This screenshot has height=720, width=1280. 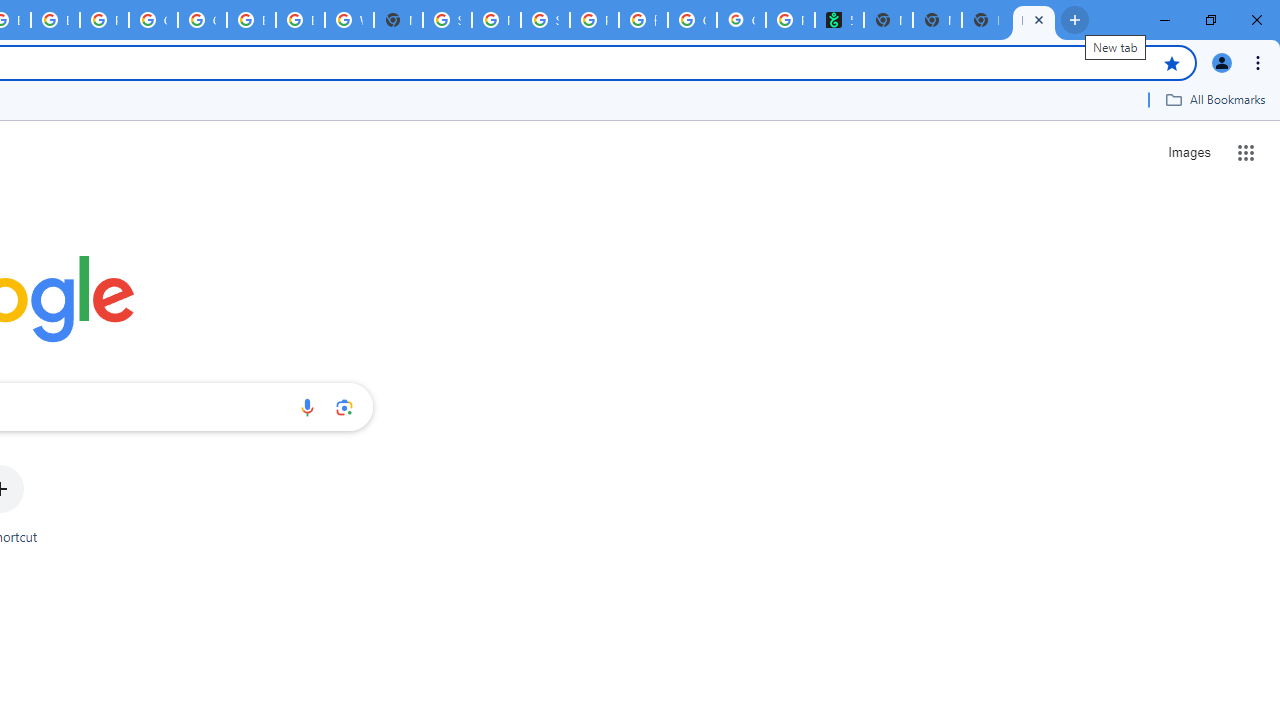 I want to click on 'All Bookmarks', so click(x=1214, y=99).